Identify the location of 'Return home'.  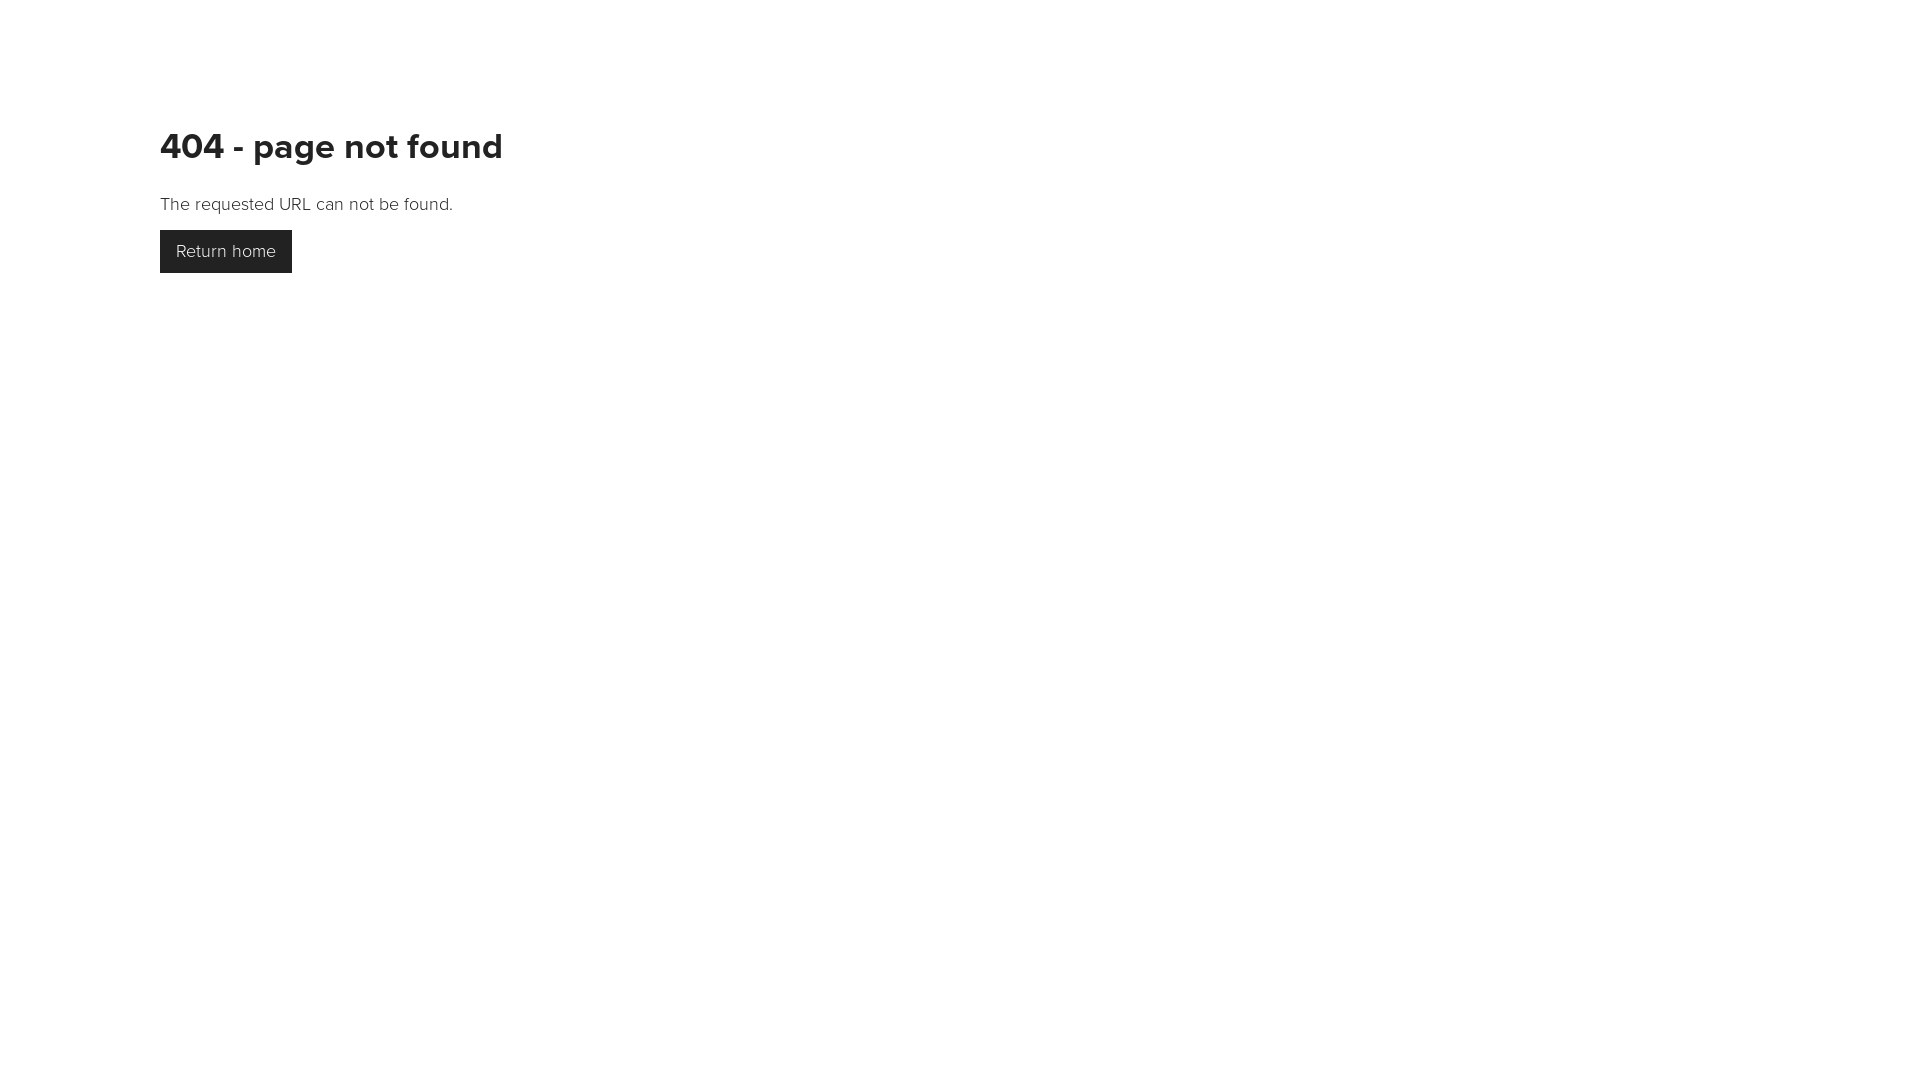
(225, 250).